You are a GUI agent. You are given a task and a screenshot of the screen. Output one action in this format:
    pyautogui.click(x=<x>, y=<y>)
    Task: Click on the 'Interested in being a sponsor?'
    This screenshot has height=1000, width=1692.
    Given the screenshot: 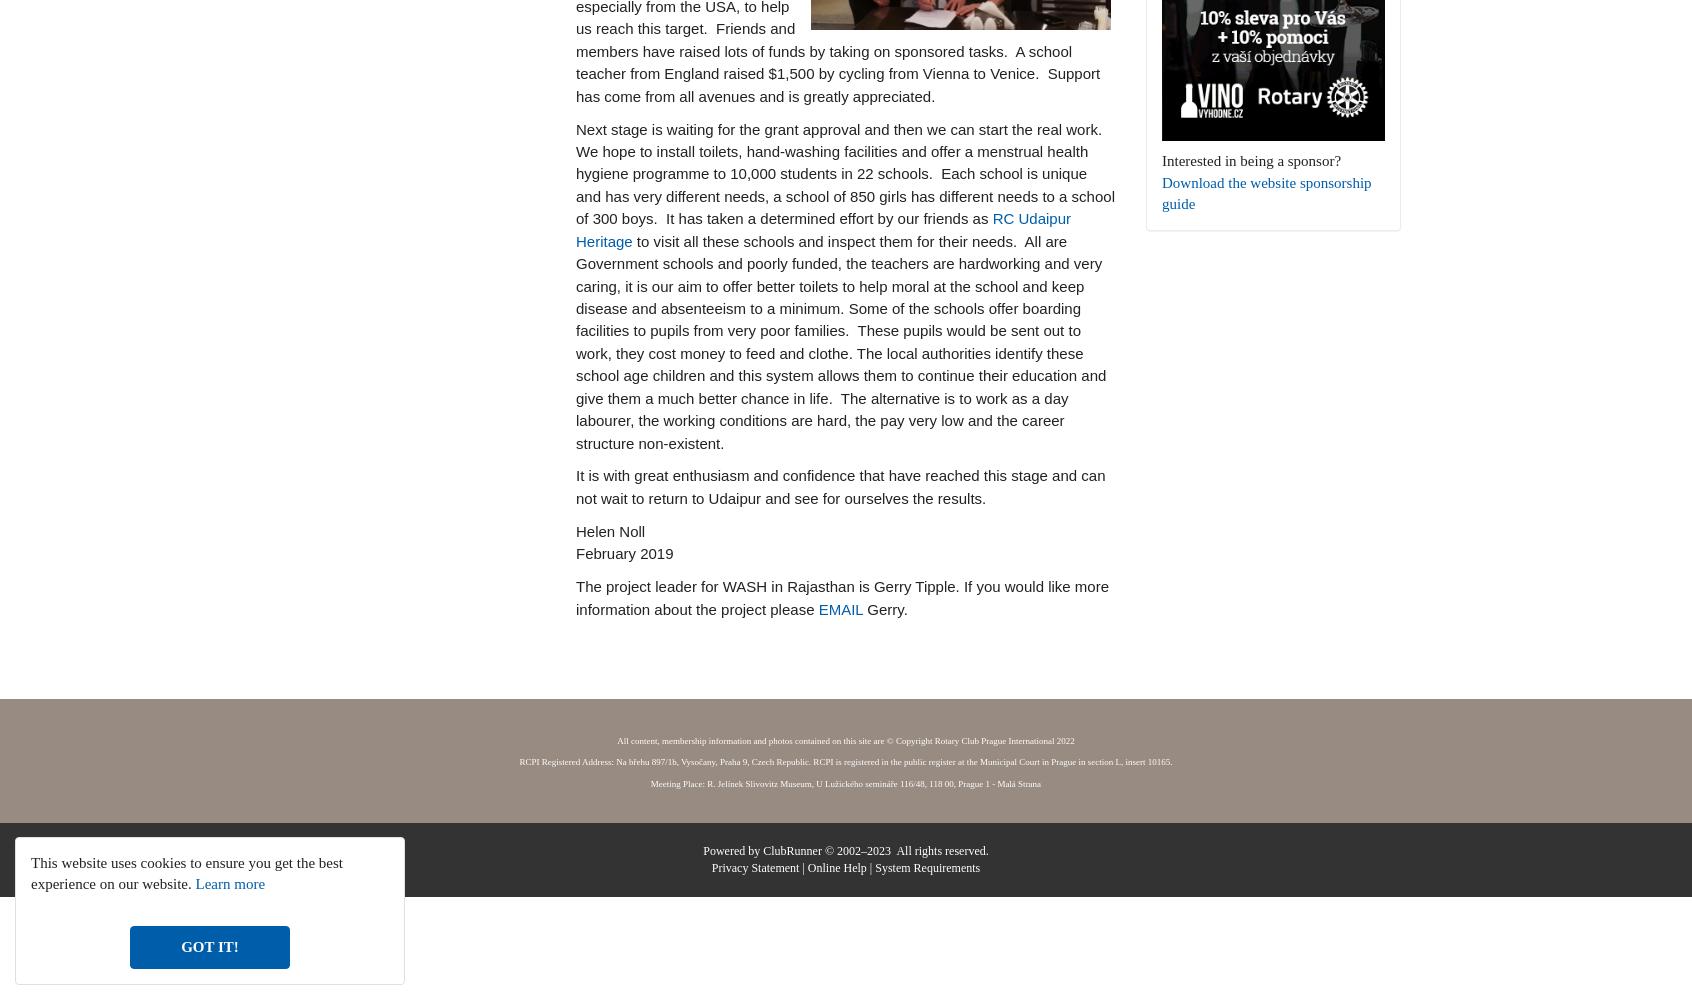 What is the action you would take?
    pyautogui.click(x=1251, y=161)
    